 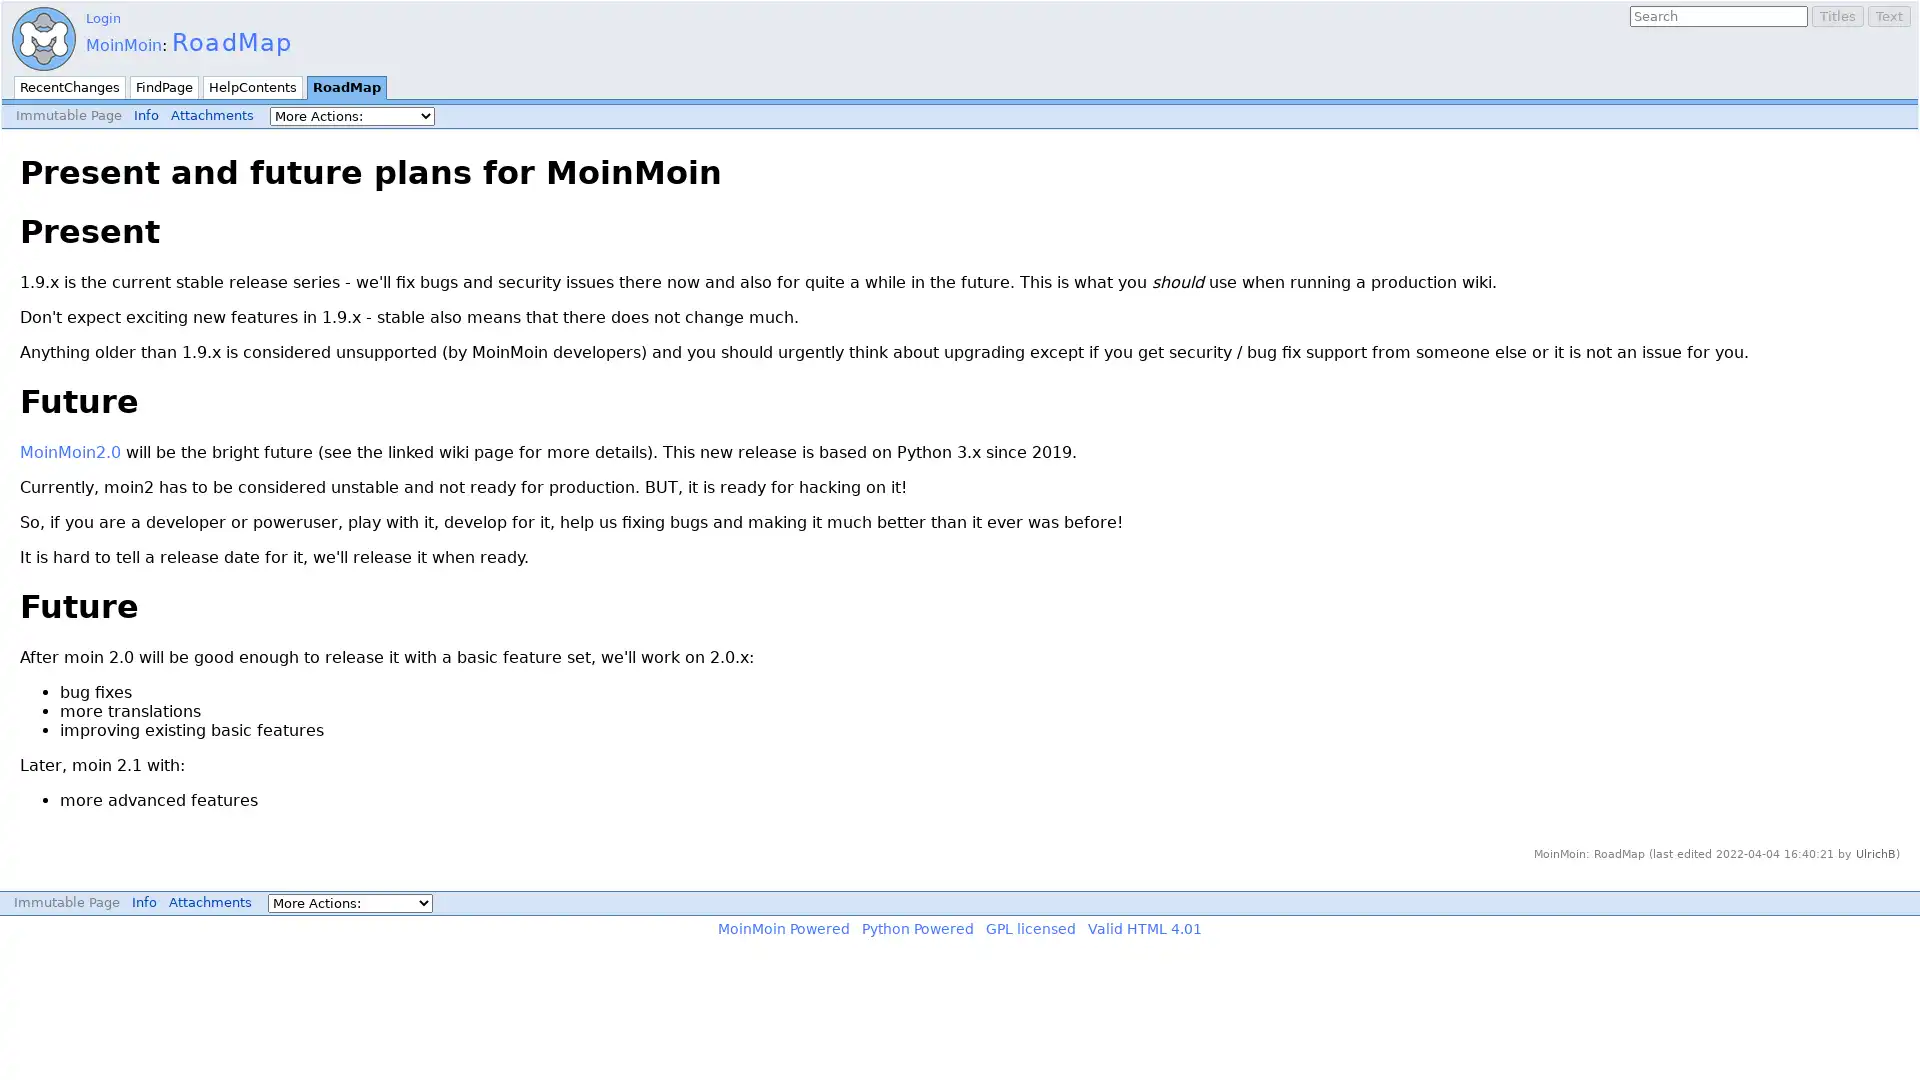 I want to click on Text, so click(x=1888, y=16).